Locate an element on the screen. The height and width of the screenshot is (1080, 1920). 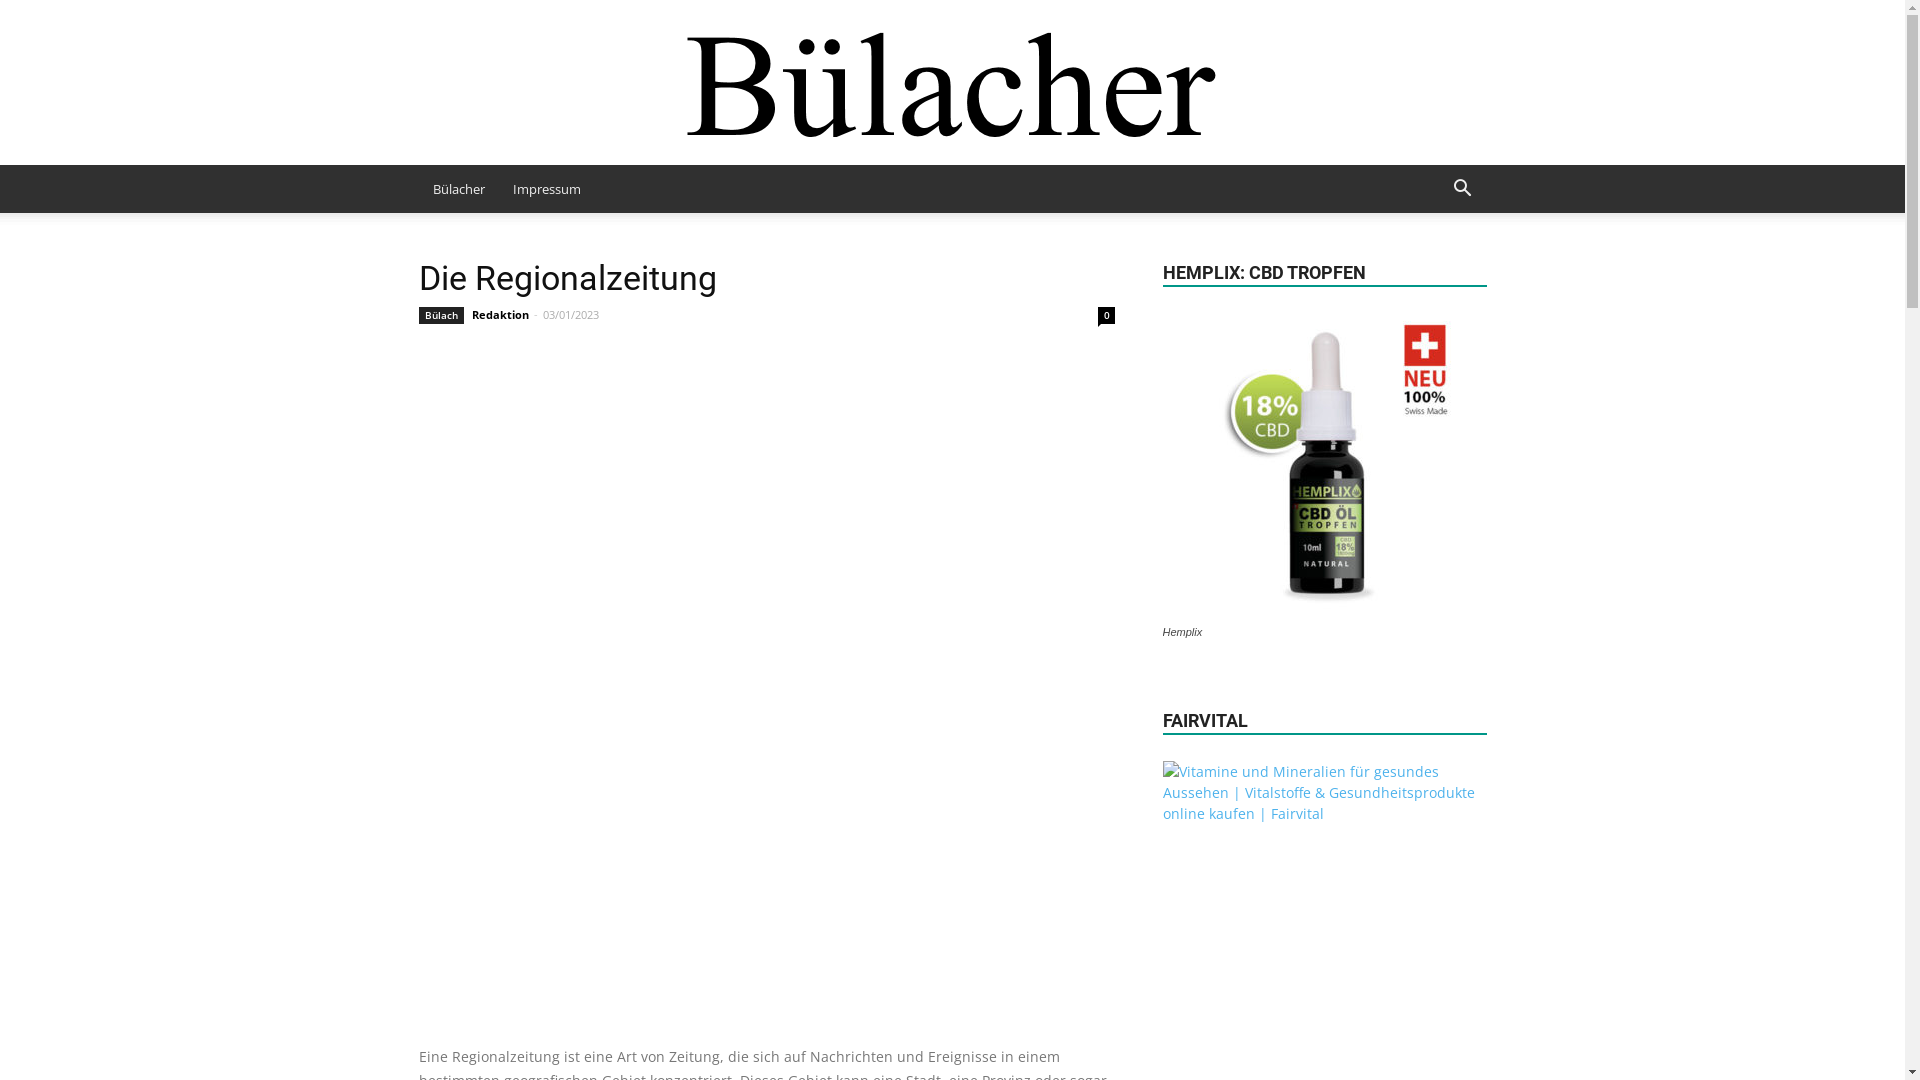
'Die Regionalzeitung' is located at coordinates (565, 277).